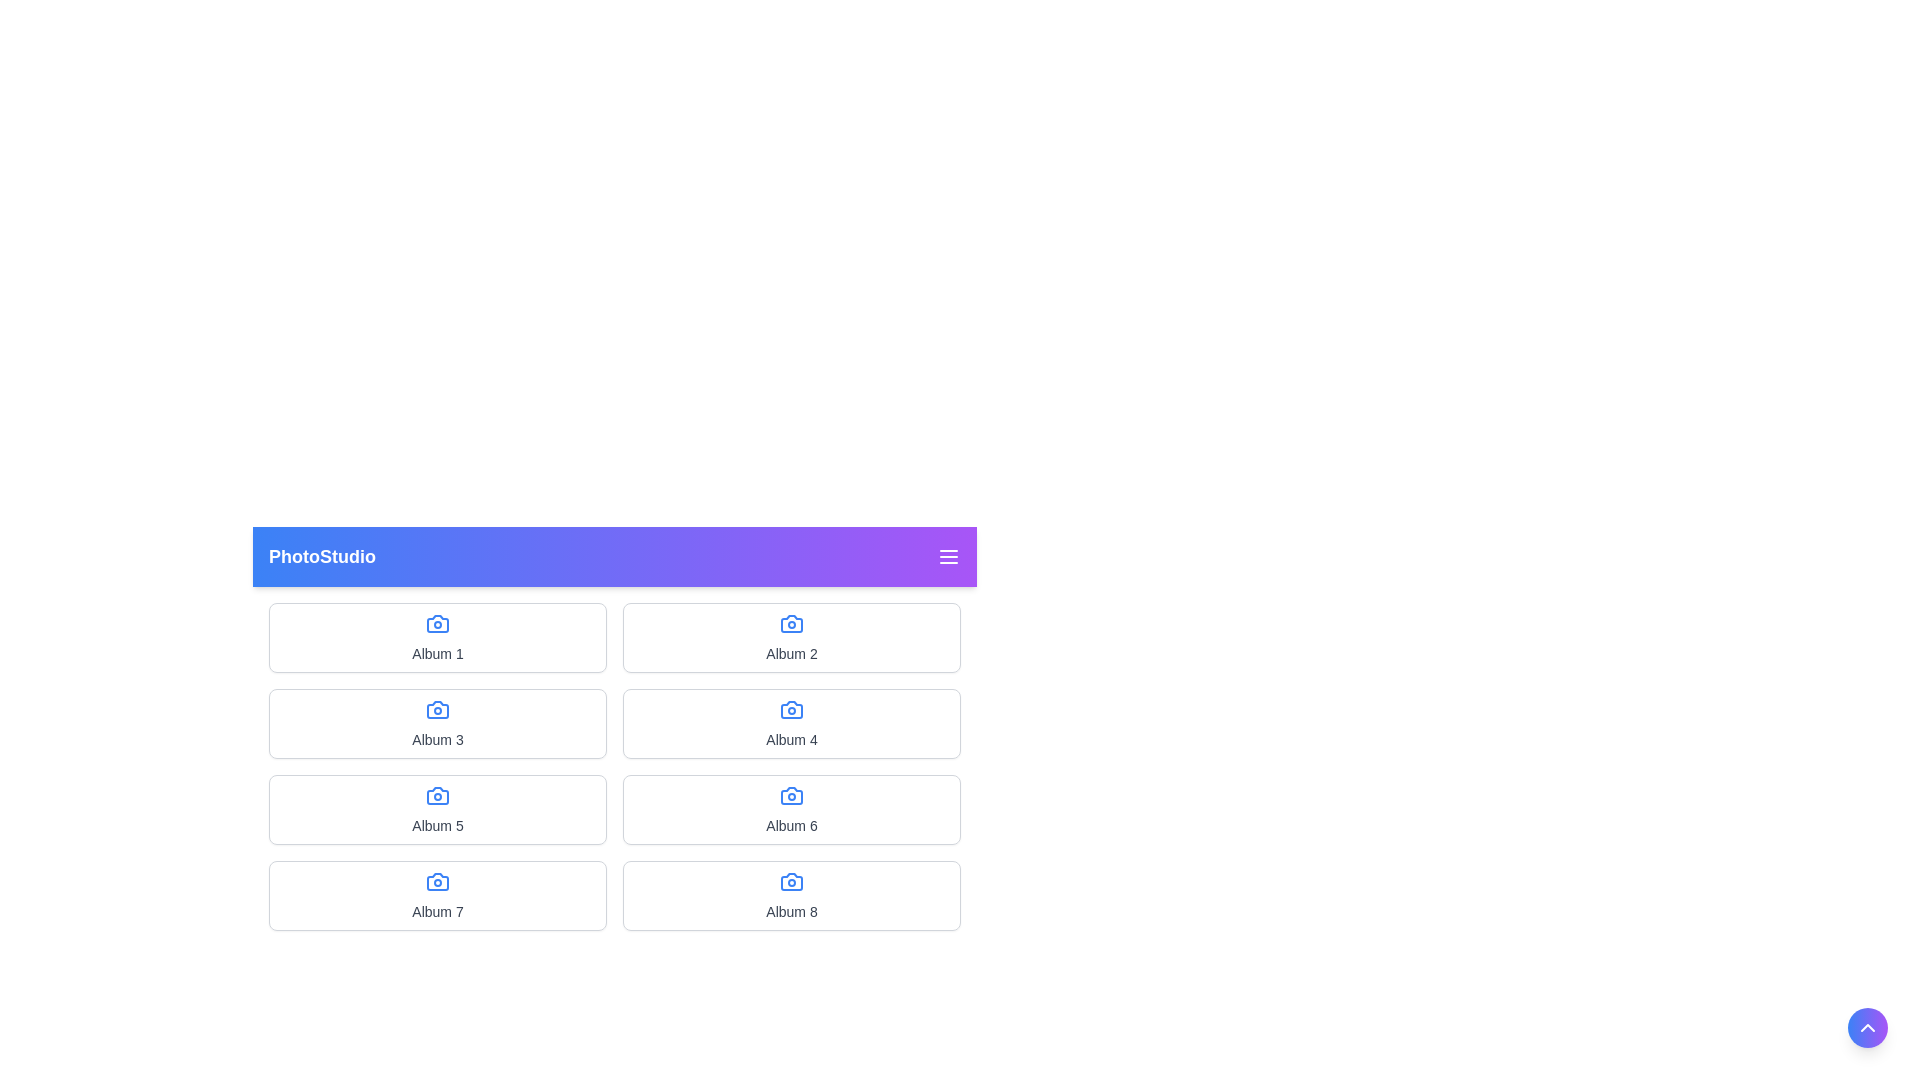 This screenshot has height=1080, width=1920. What do you see at coordinates (436, 894) in the screenshot?
I see `the first card in the bottom row of a 4x2 grid layout, which contains a blue camera icon and is labeled 'Album 7'` at bounding box center [436, 894].